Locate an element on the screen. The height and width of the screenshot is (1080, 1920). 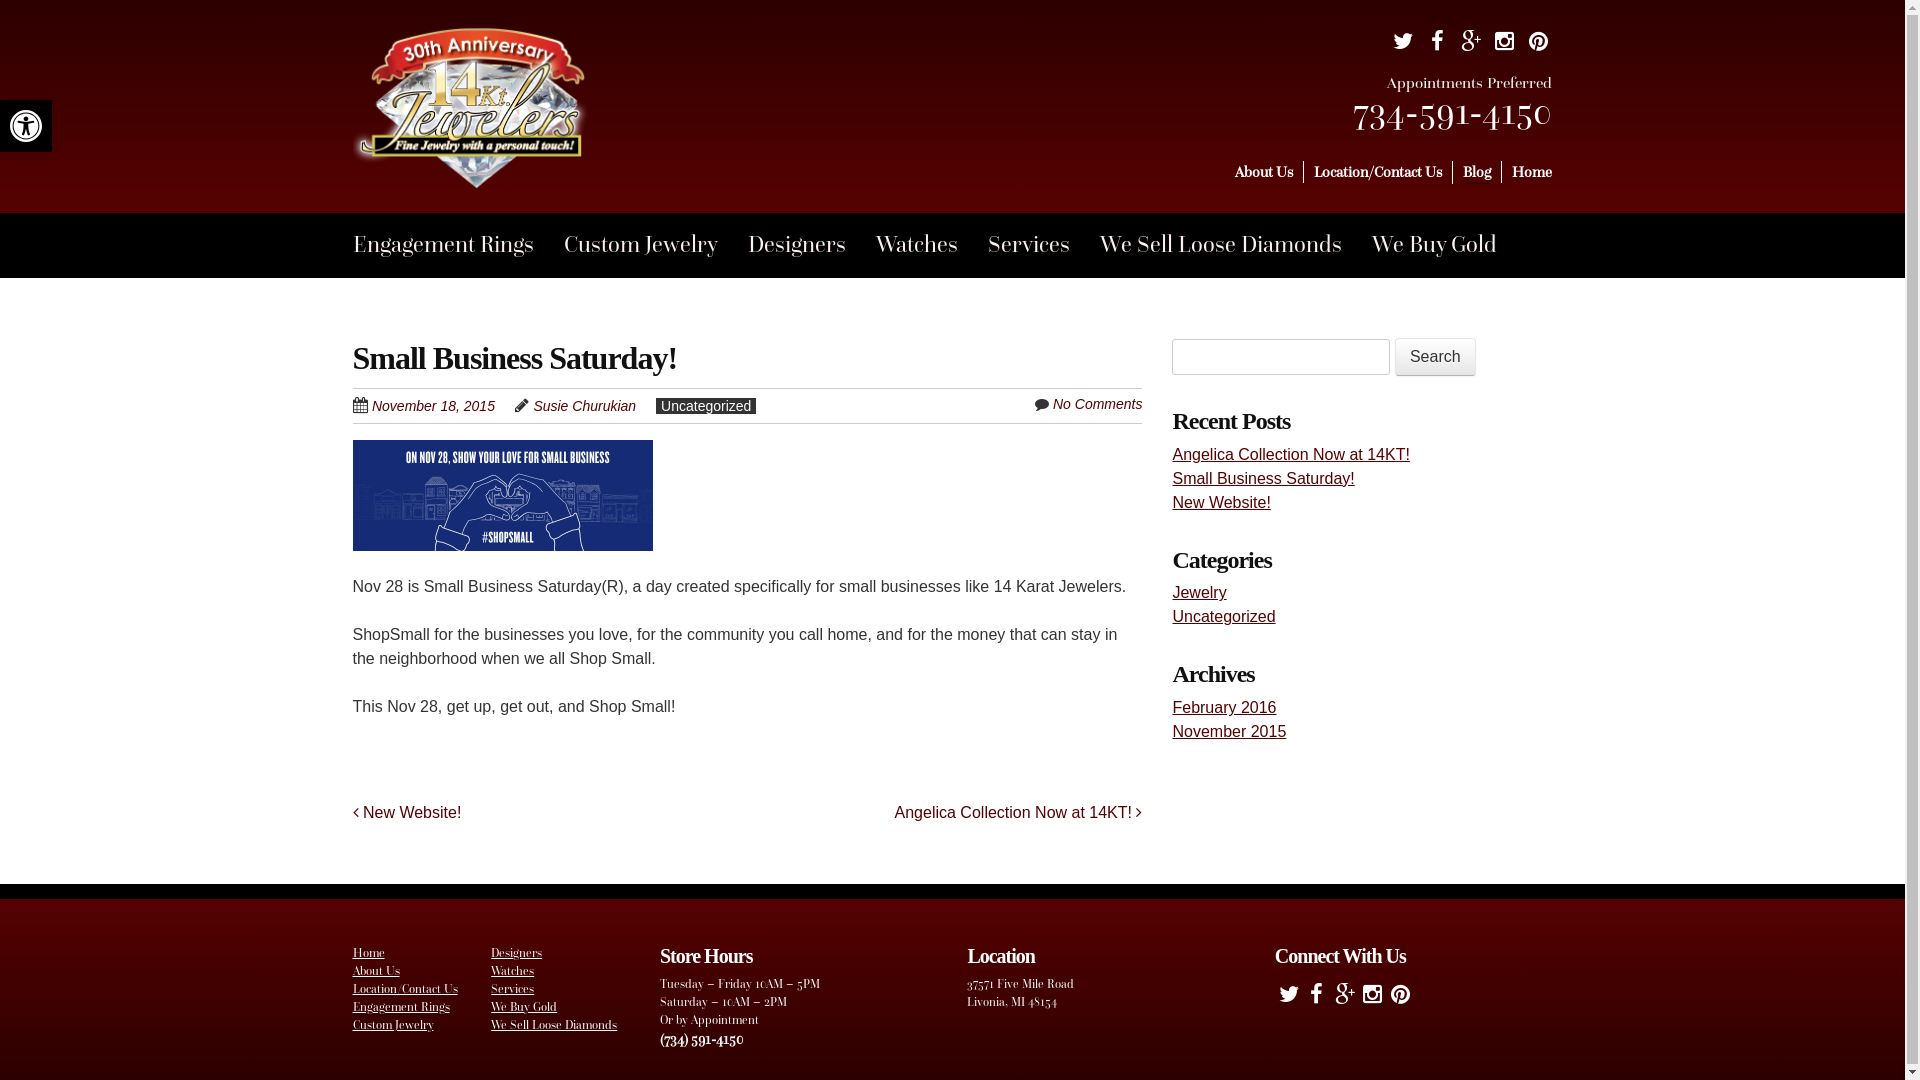
'Search' is located at coordinates (1394, 356).